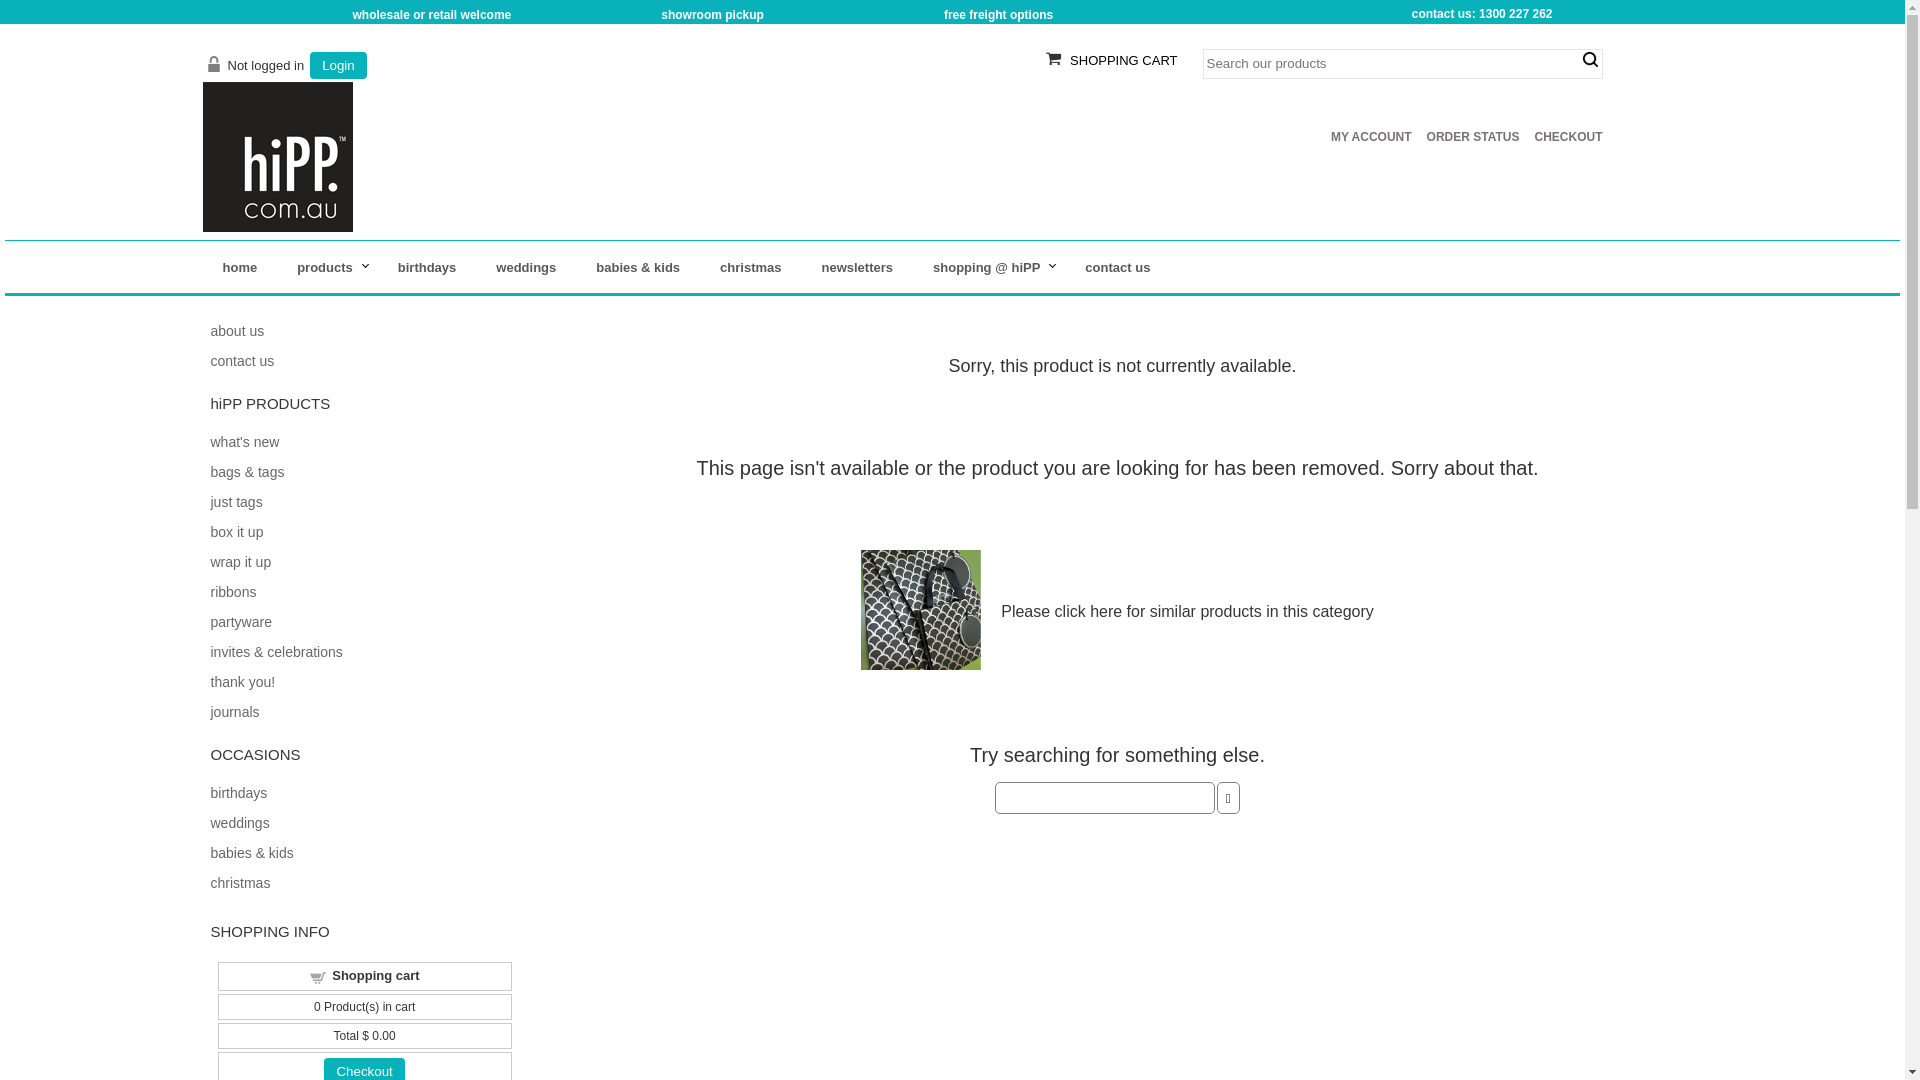 The height and width of the screenshot is (1080, 1920). Describe the element at coordinates (210, 792) in the screenshot. I see `'birthdays'` at that location.